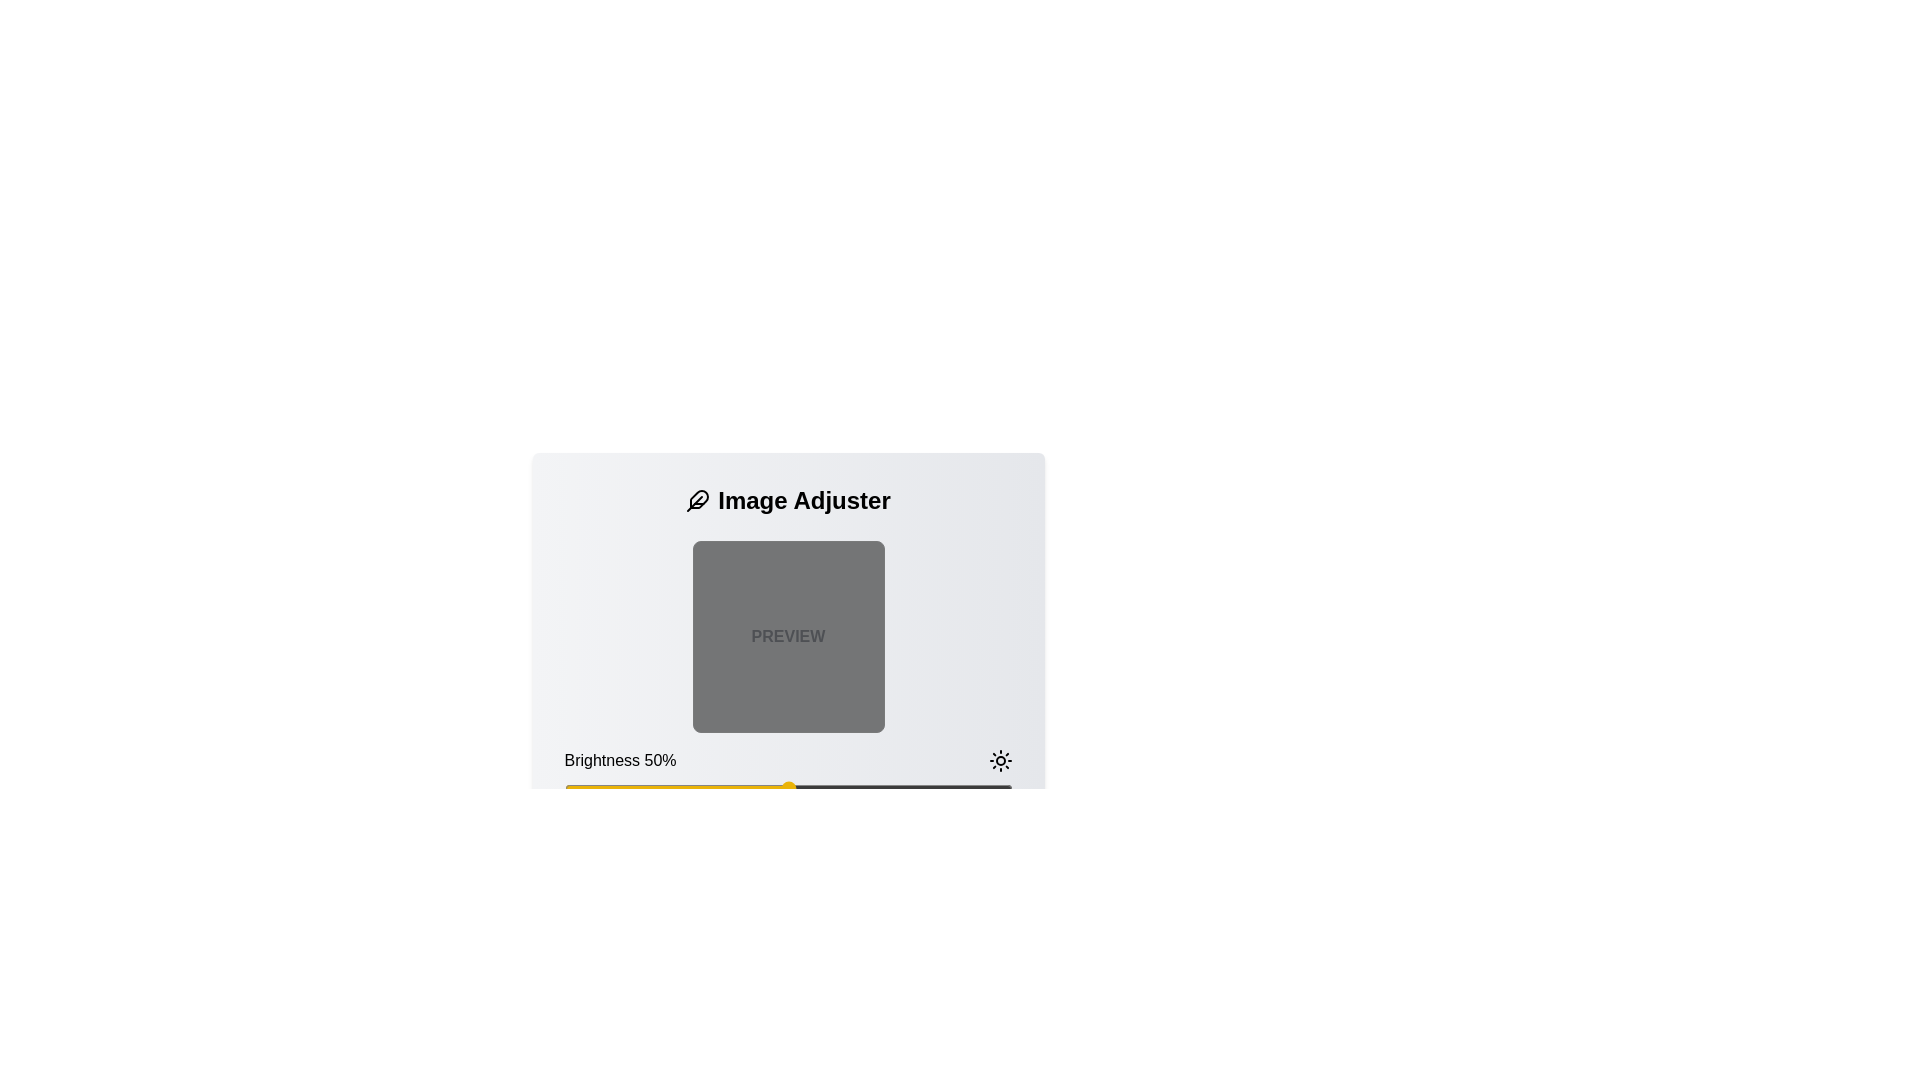 This screenshot has width=1920, height=1080. Describe the element at coordinates (787, 636) in the screenshot. I see `the Display Area that contains the word 'PREVIEW' in uppercase letters, which is centrally placed below the heading 'Image Adjuster'` at that location.